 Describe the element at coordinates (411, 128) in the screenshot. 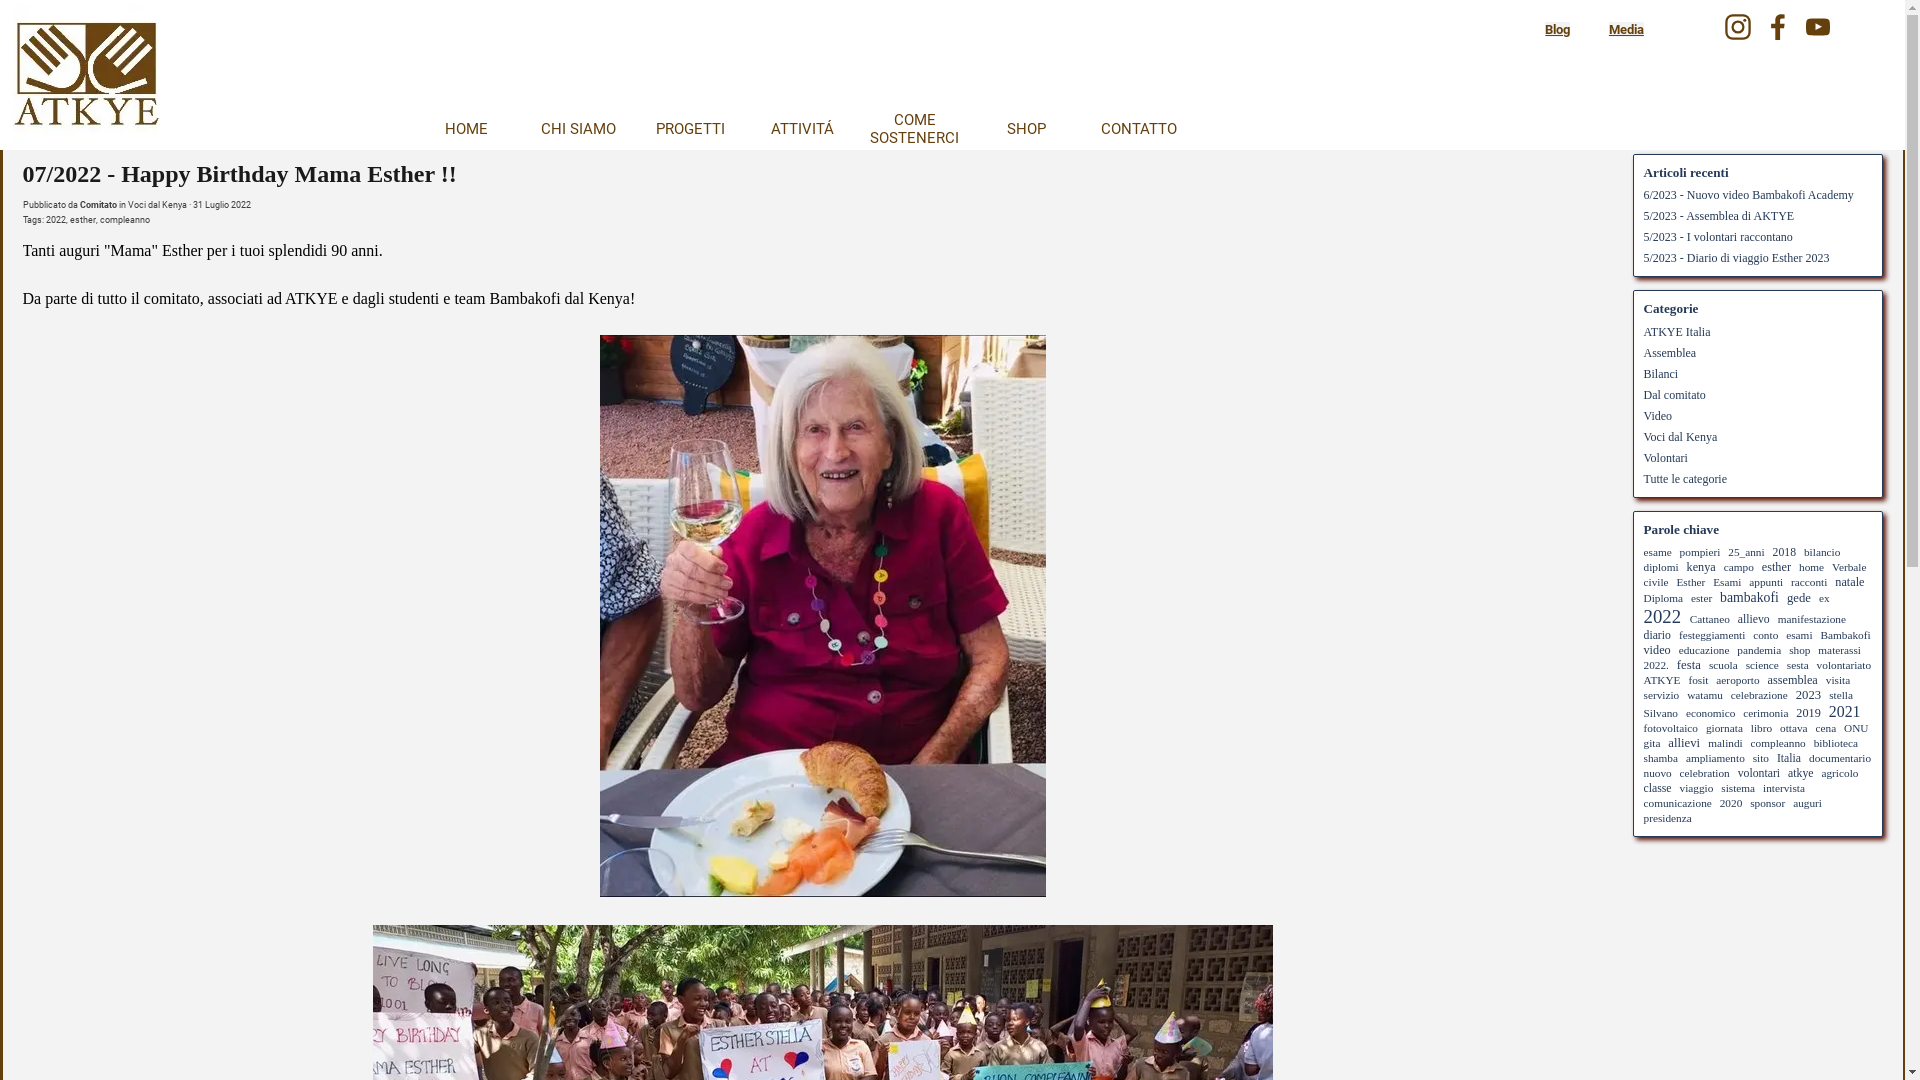

I see `'HOME'` at that location.